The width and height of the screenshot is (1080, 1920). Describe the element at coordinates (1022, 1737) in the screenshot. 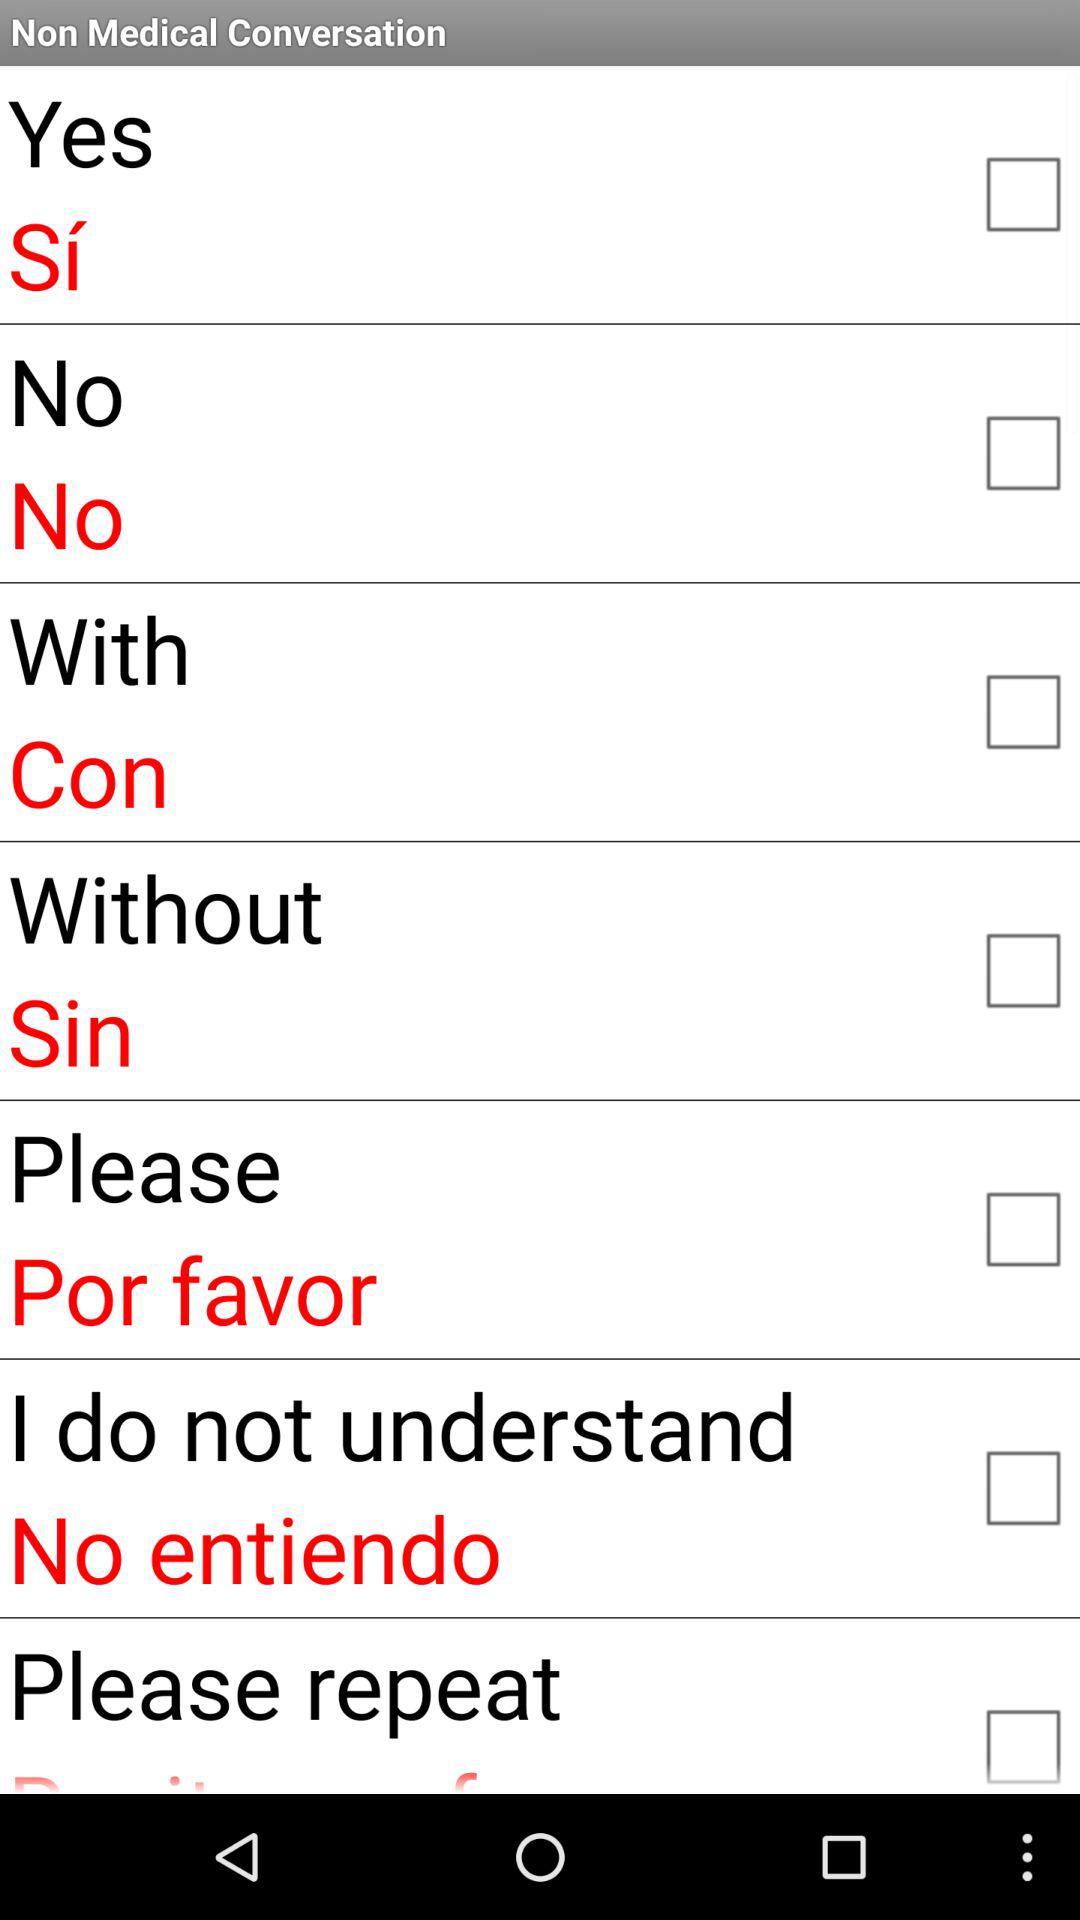

I see `please repeat option` at that location.